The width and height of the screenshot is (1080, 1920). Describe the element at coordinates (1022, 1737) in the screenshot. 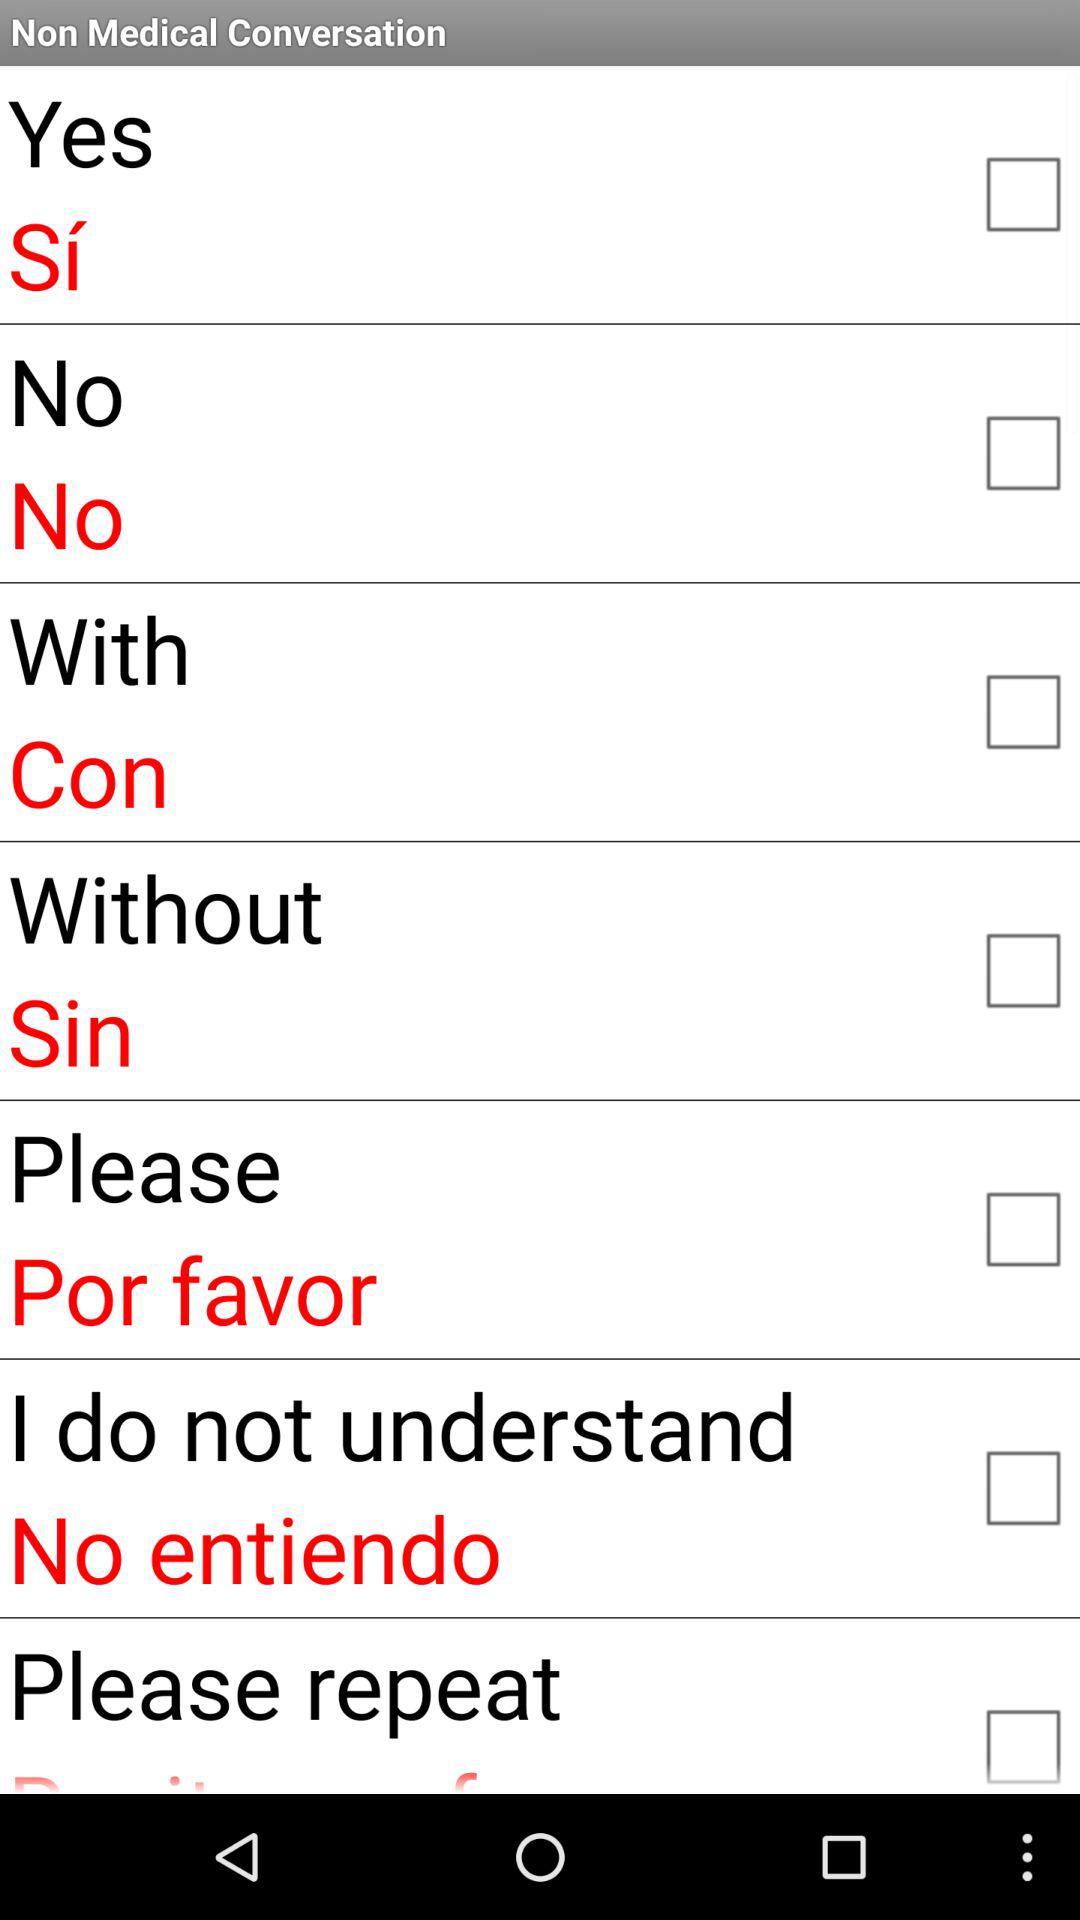

I see `please repeat option` at that location.